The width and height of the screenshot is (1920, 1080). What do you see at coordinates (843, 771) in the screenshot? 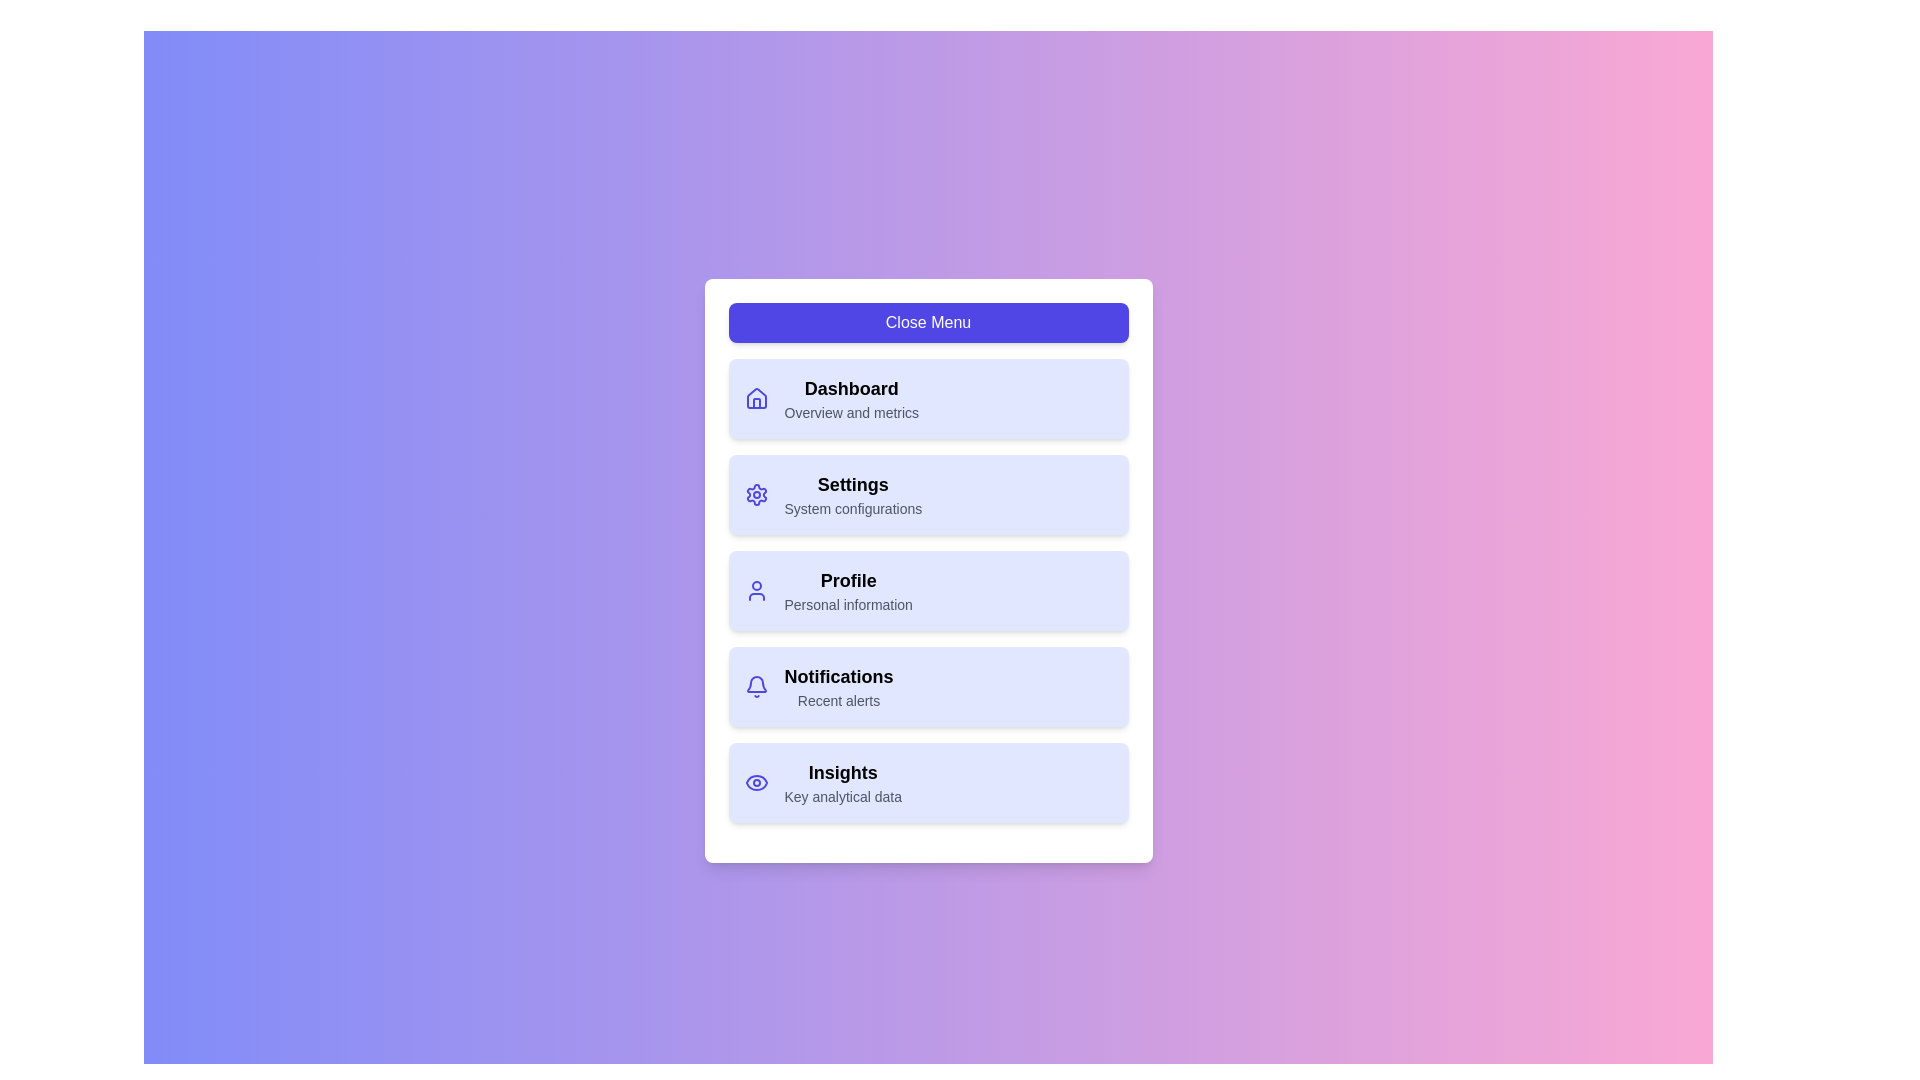
I see `the text of the menu item labeled Insights` at bounding box center [843, 771].